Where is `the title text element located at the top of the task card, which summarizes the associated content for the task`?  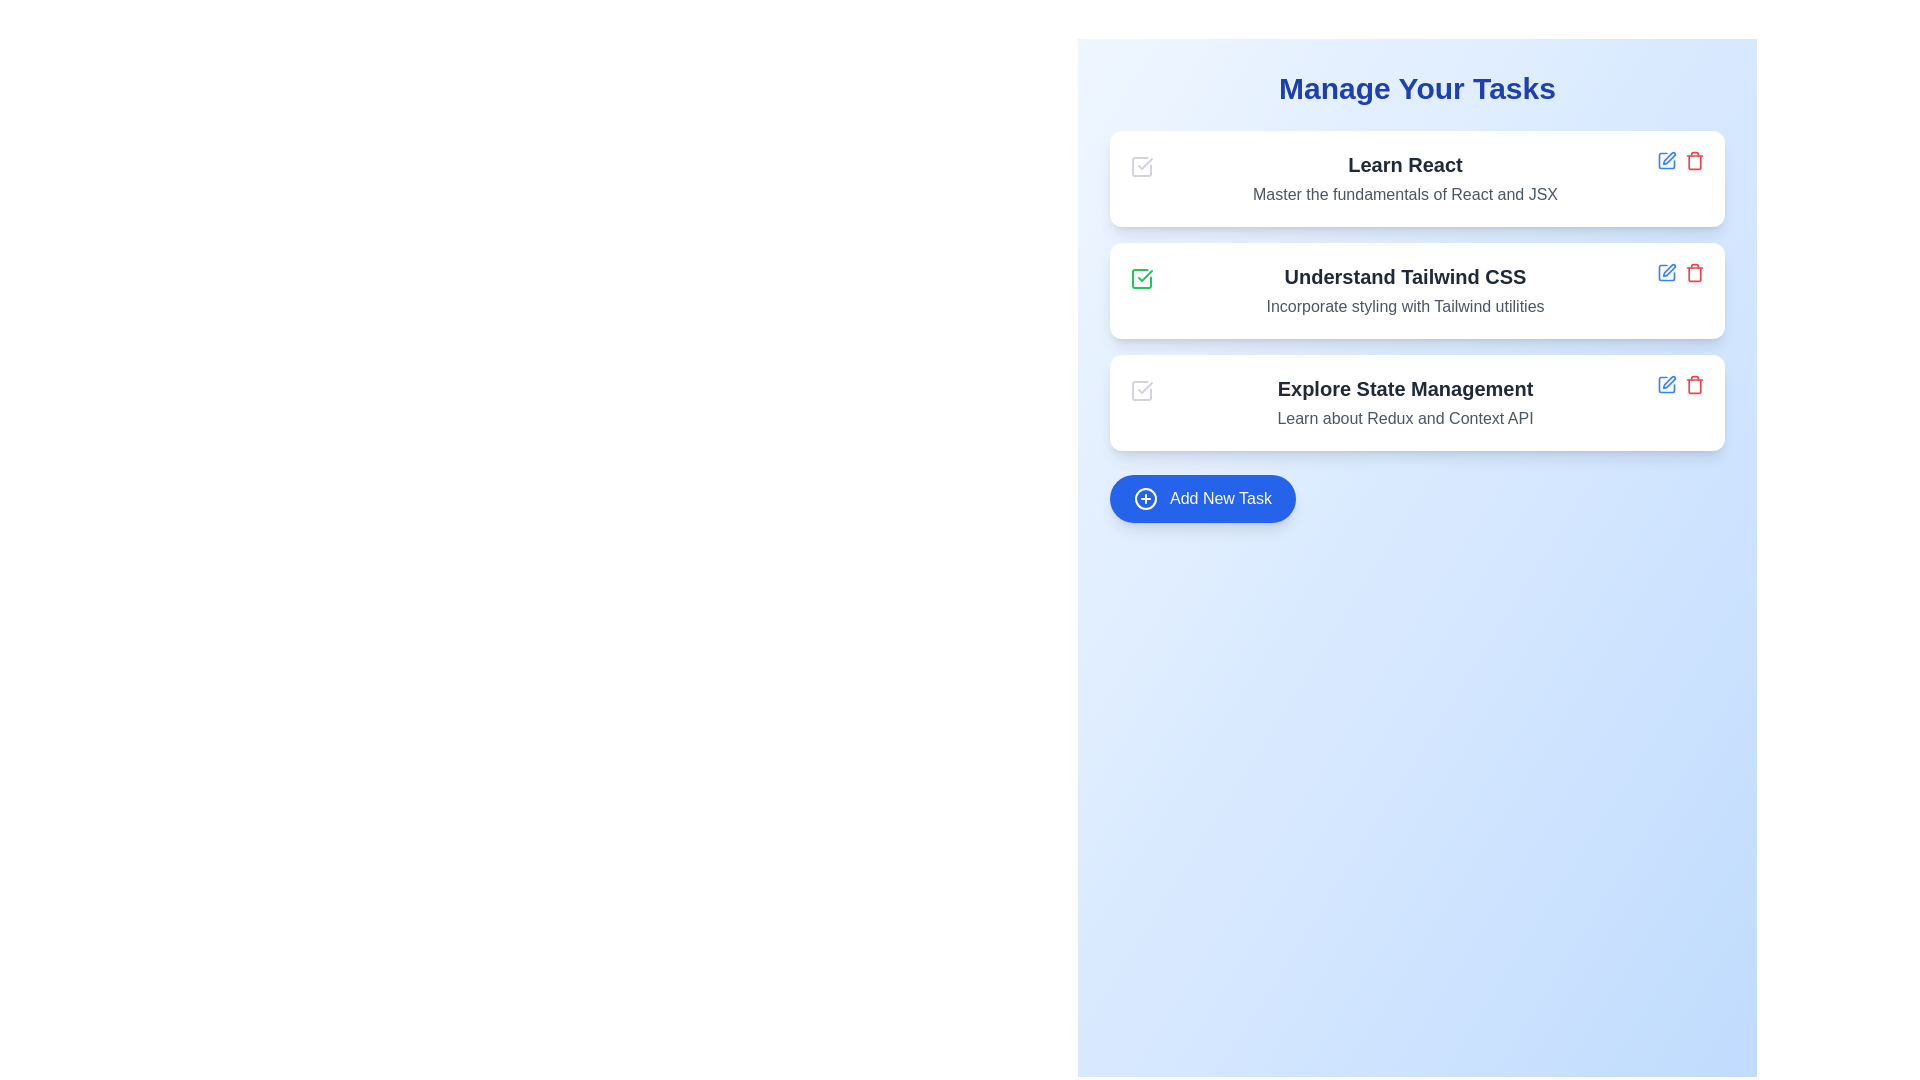 the title text element located at the top of the task card, which summarizes the associated content for the task is located at coordinates (1404, 164).